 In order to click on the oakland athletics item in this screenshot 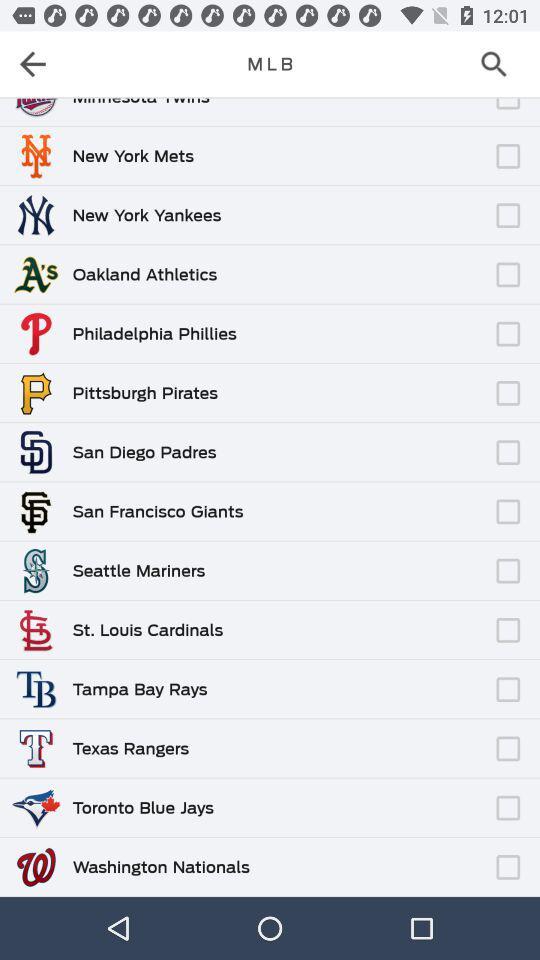, I will do `click(143, 273)`.